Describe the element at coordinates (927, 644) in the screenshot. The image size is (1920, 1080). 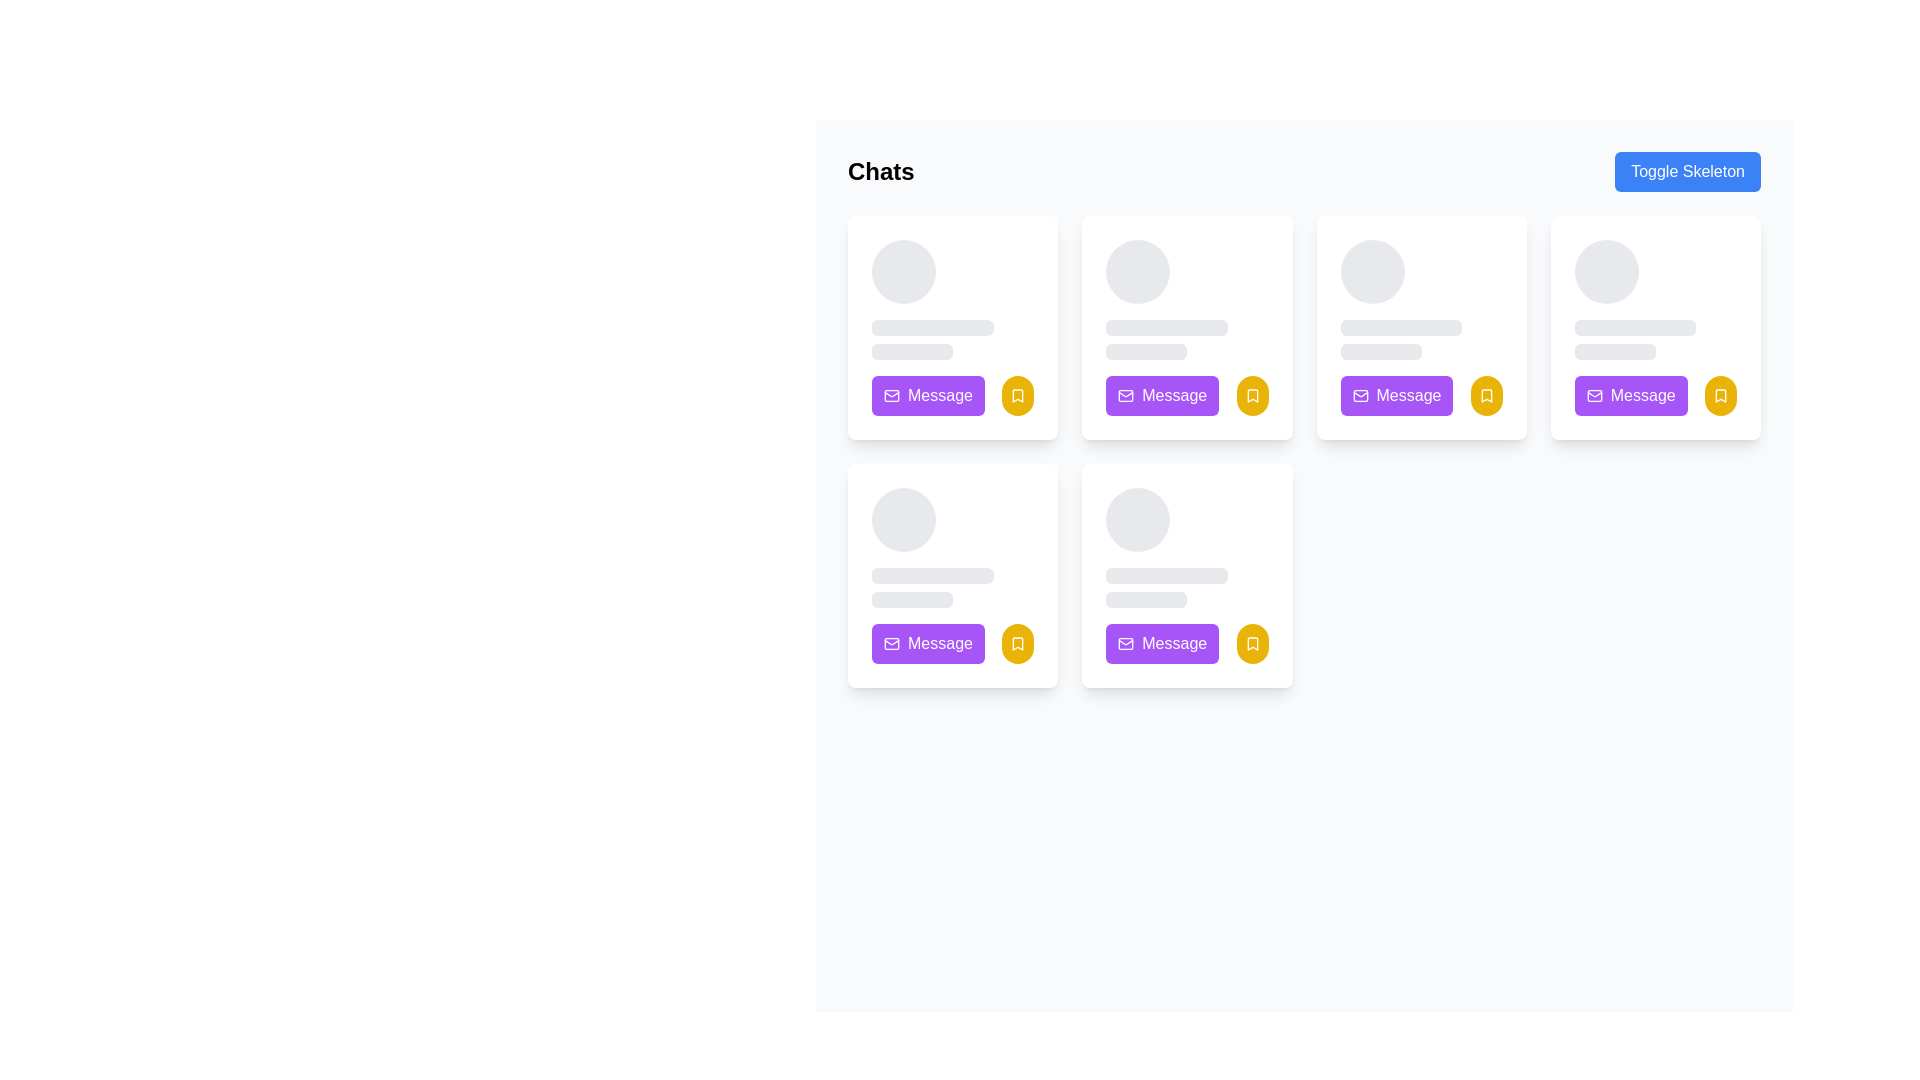
I see `the 'Message' button with a purple background and white text for keyboard navigation` at that location.